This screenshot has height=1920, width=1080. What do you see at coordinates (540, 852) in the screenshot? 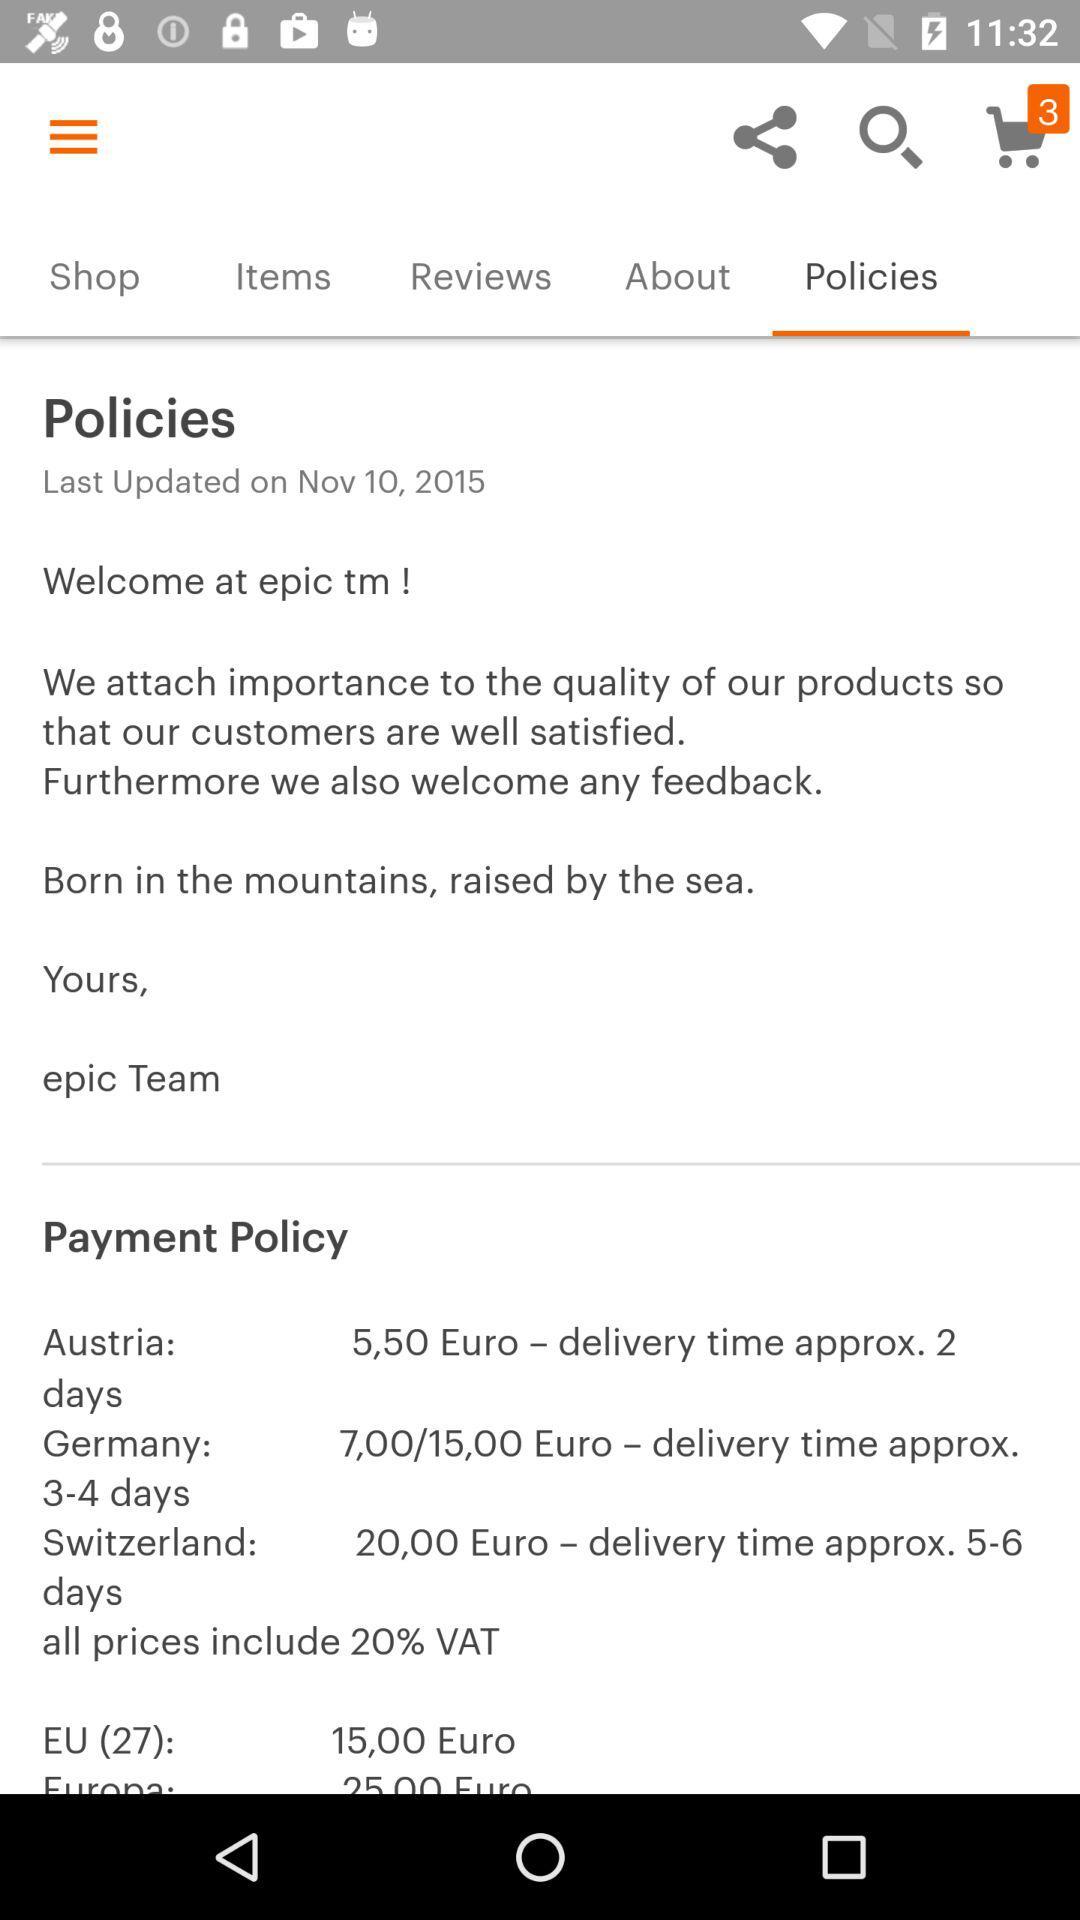
I see `item above payment policy icon` at bounding box center [540, 852].